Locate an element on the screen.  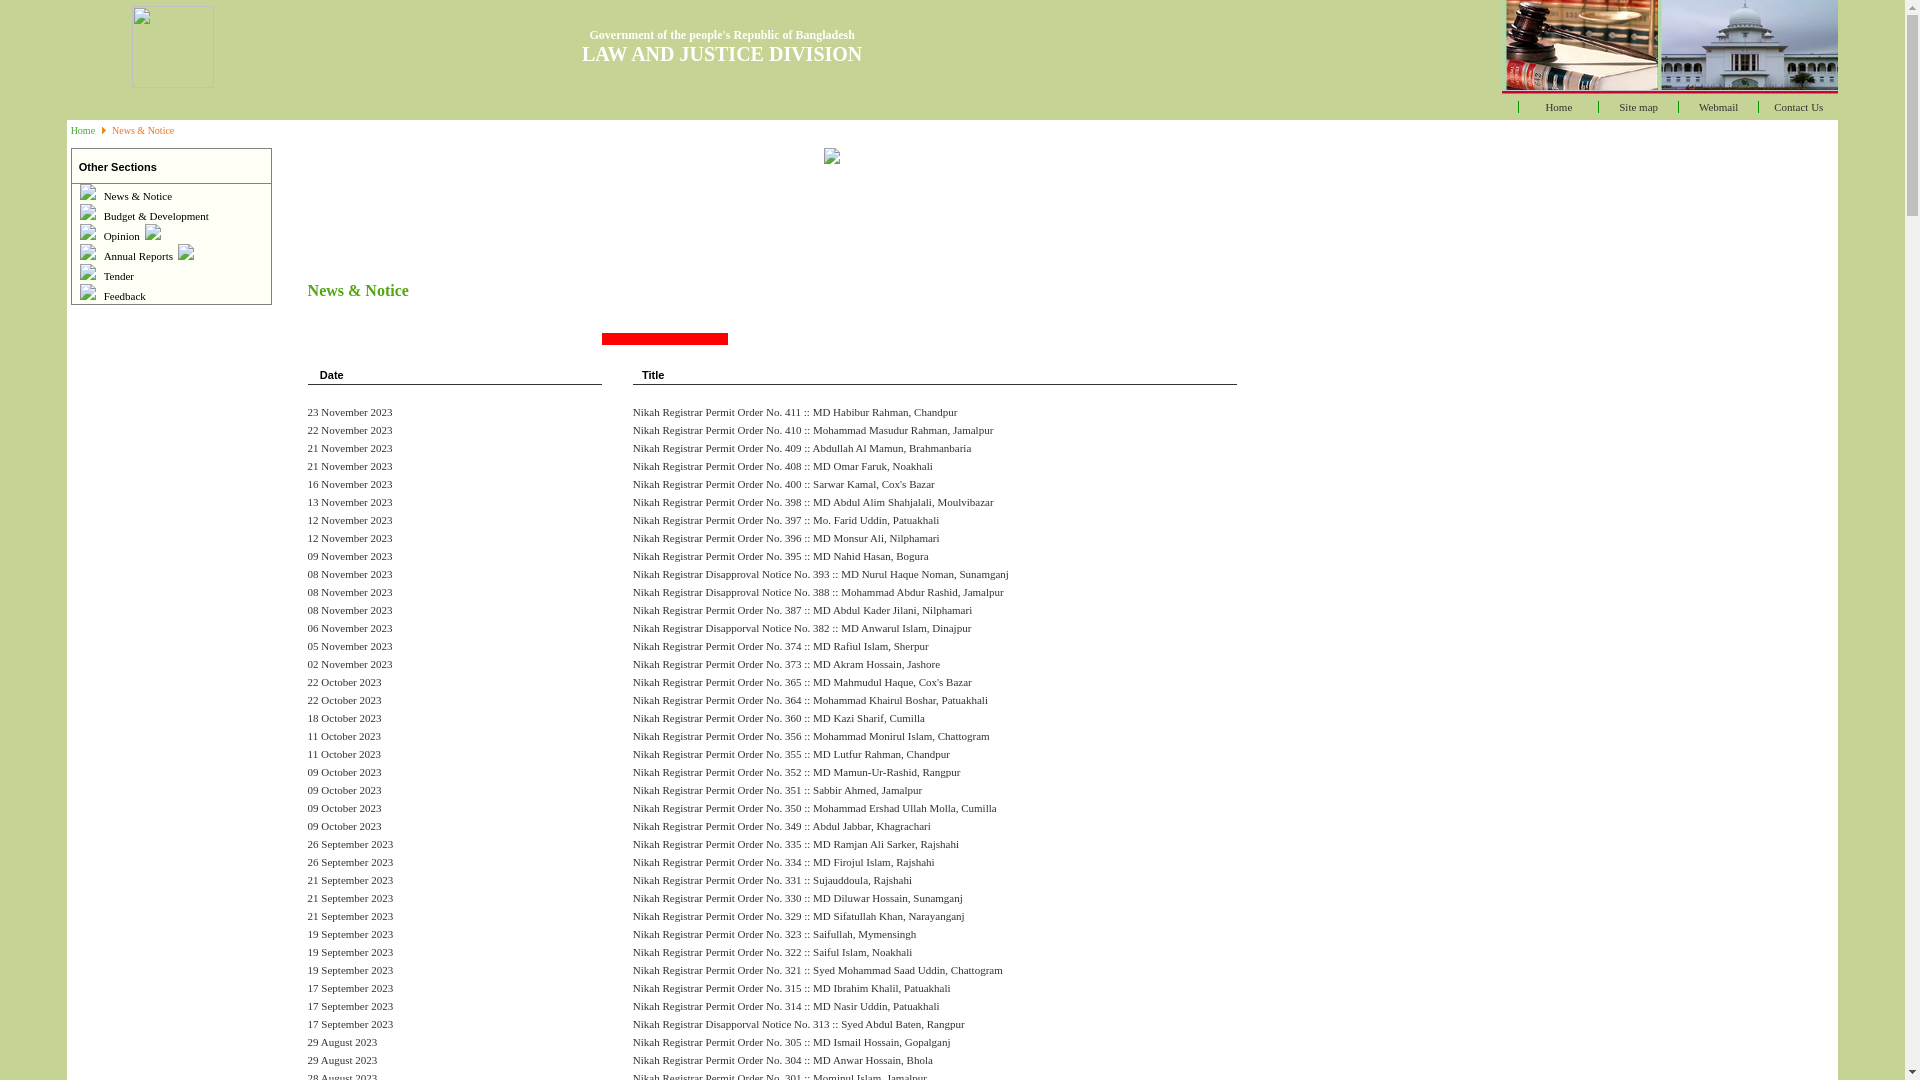
'Budget & Development' is located at coordinates (155, 216).